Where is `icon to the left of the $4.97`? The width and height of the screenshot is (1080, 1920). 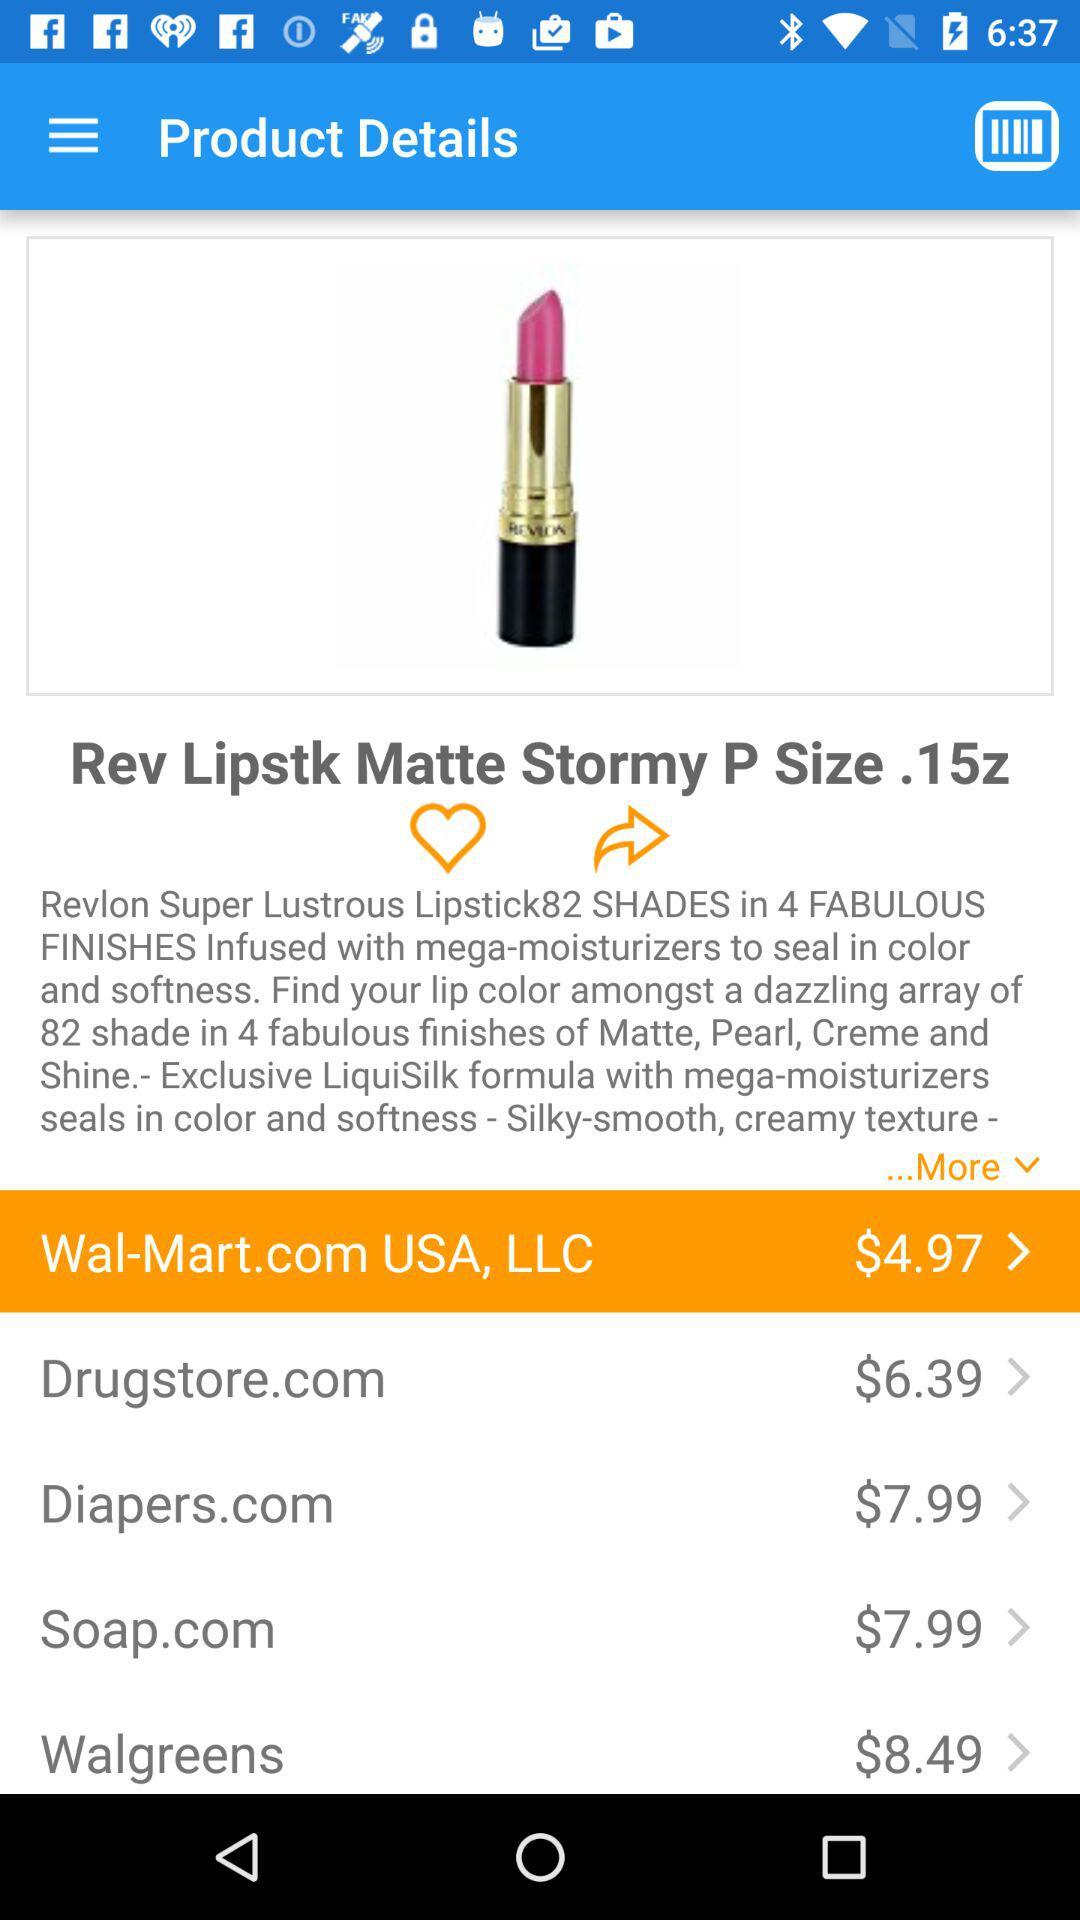
icon to the left of the $4.97 is located at coordinates (425, 1250).